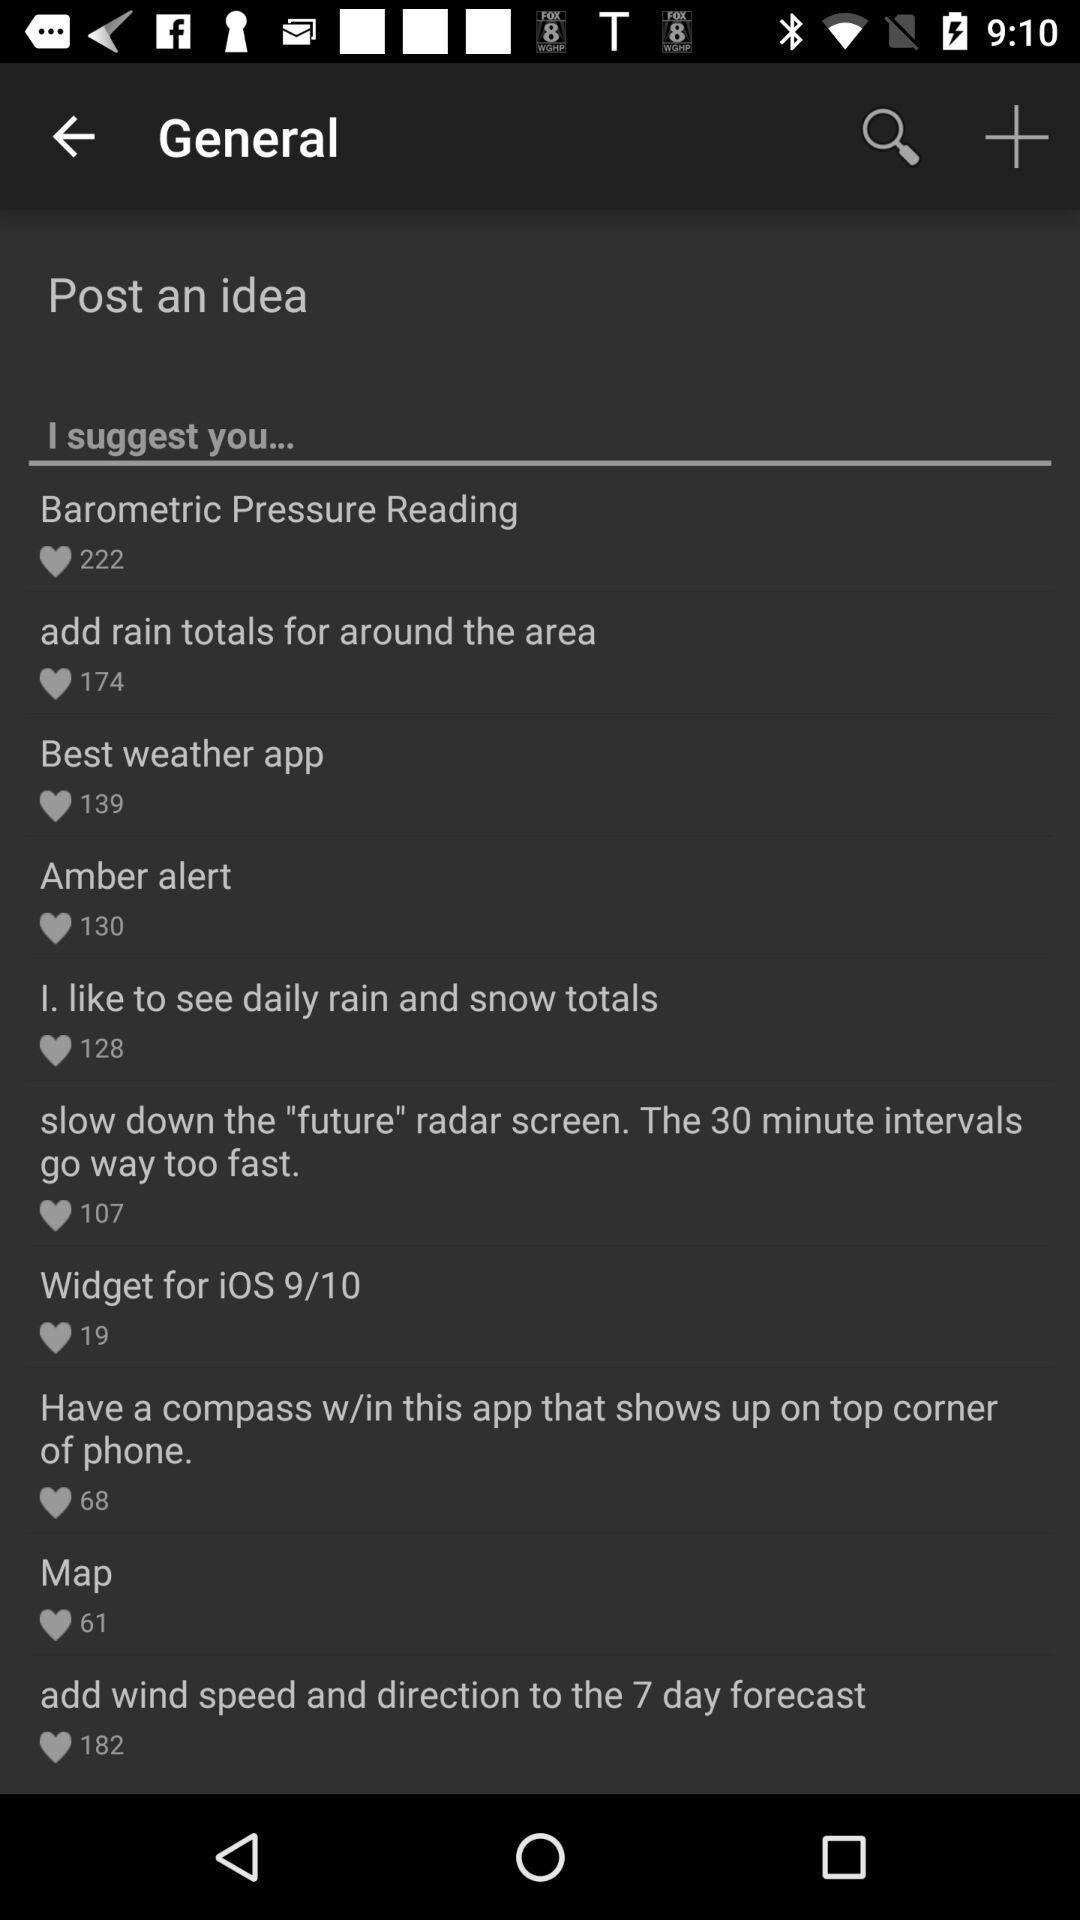 This screenshot has height=1920, width=1080. Describe the element at coordinates (1017, 136) in the screenshot. I see `add option on the top right` at that location.